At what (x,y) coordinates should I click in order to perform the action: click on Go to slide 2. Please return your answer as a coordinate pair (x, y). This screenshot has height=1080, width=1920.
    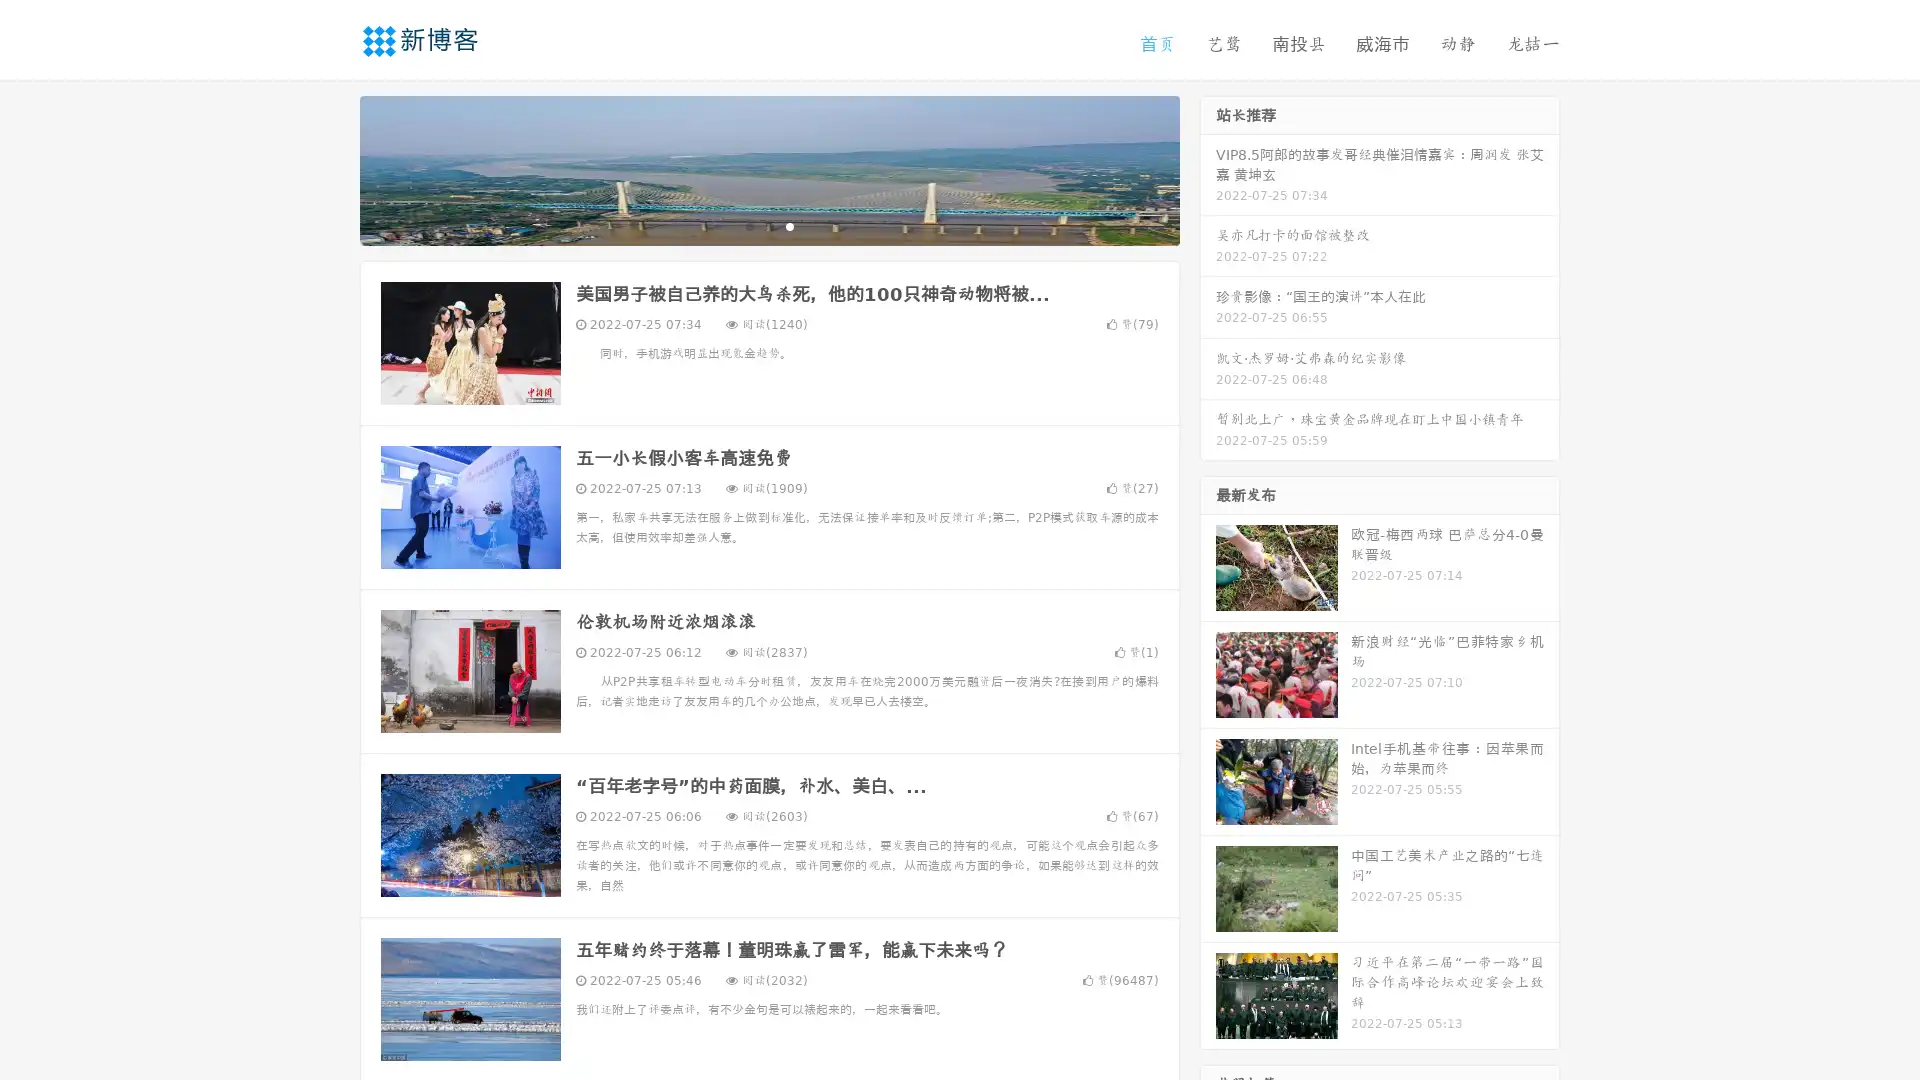
    Looking at the image, I should click on (768, 225).